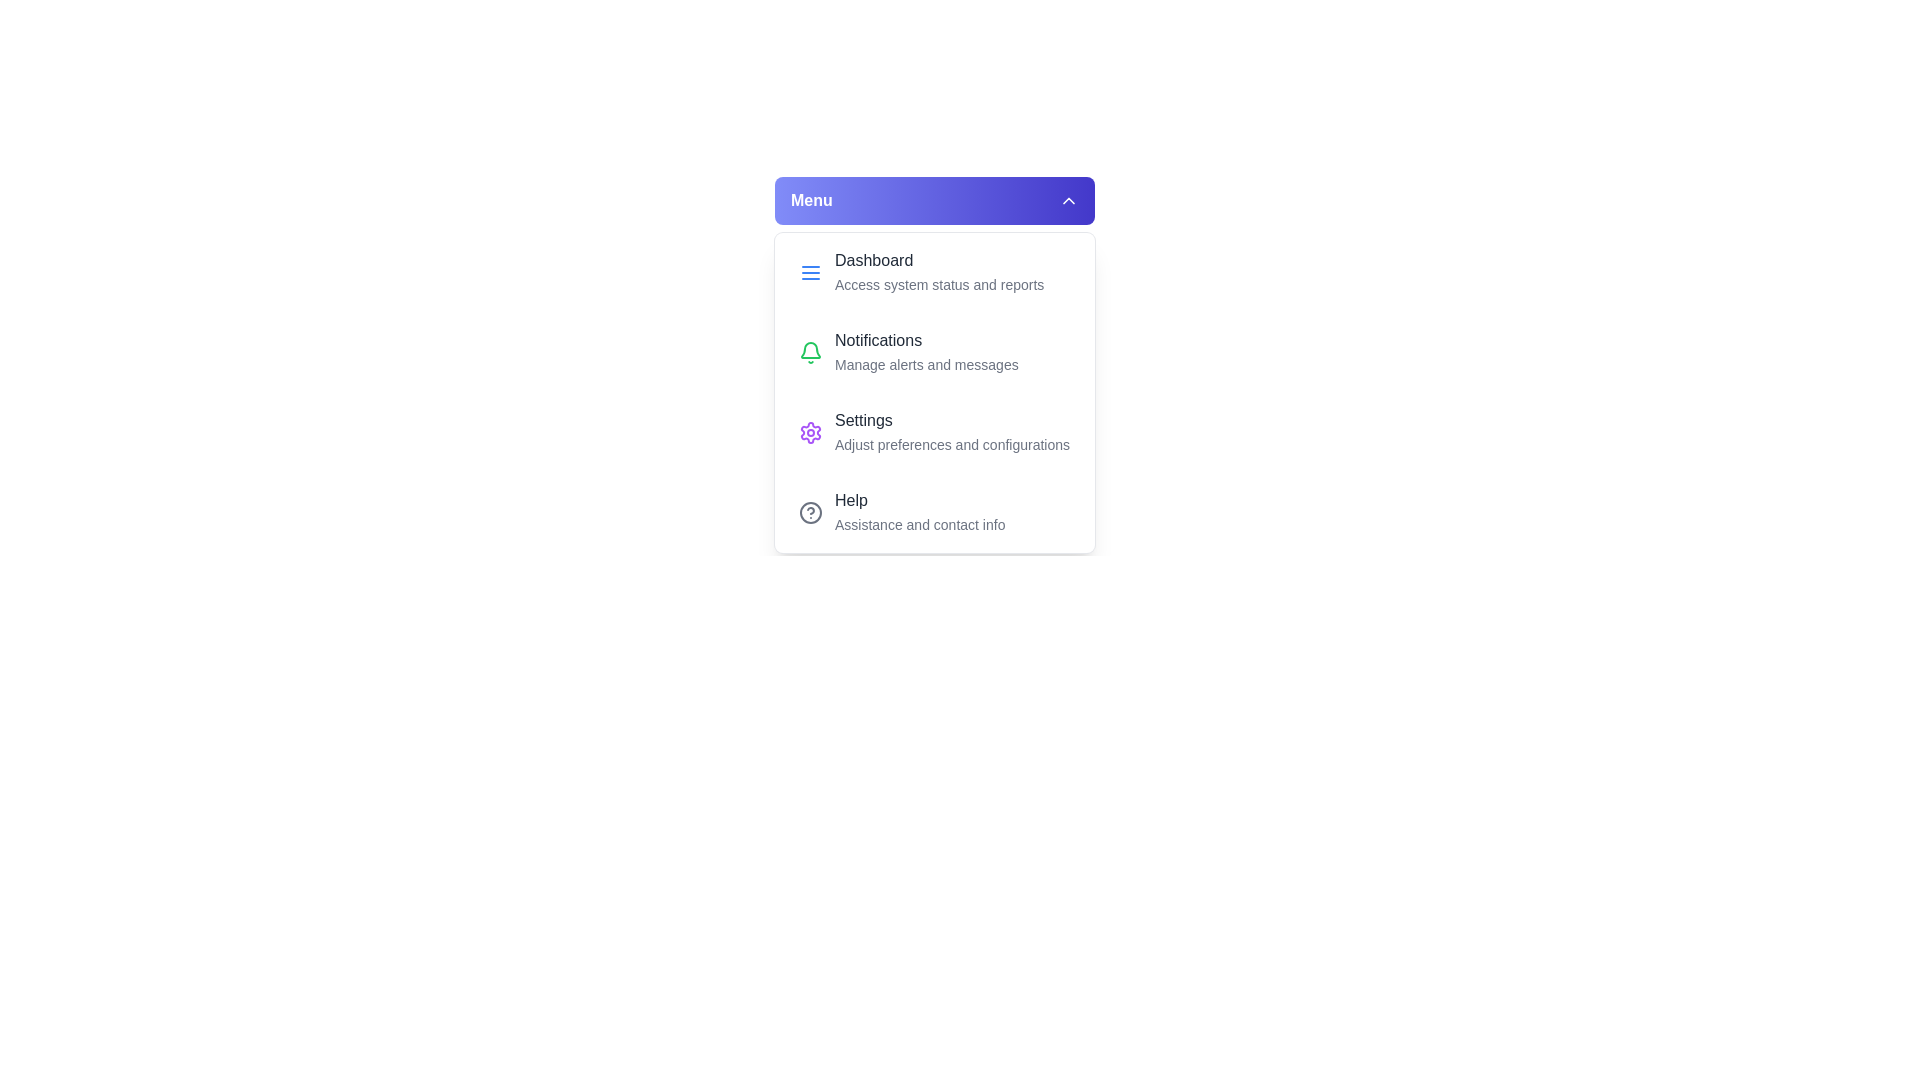  What do you see at coordinates (951, 443) in the screenshot?
I see `the secondary descriptive text under the 'Settings' section in the dropdown menu panel located in the top left region of the interface` at bounding box center [951, 443].